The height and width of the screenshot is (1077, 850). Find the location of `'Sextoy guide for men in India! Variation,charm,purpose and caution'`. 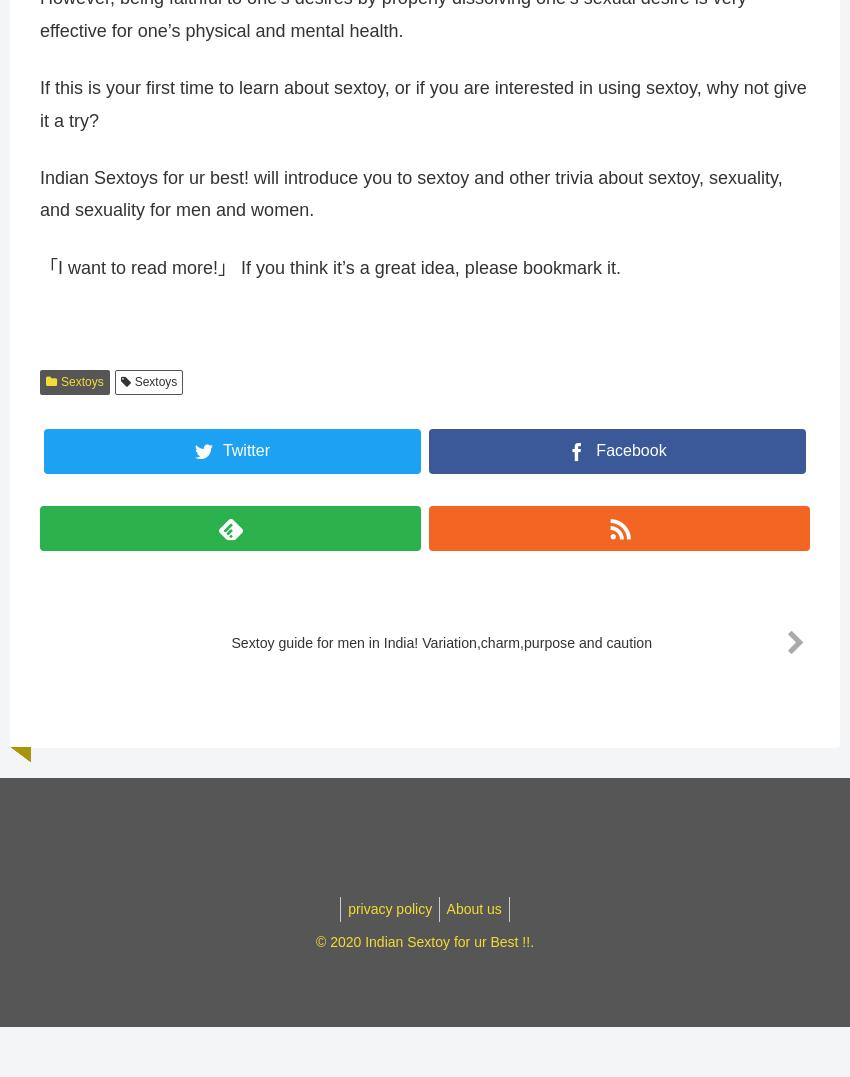

'Sextoy guide for men in India! Variation,charm,purpose and caution' is located at coordinates (435, 651).